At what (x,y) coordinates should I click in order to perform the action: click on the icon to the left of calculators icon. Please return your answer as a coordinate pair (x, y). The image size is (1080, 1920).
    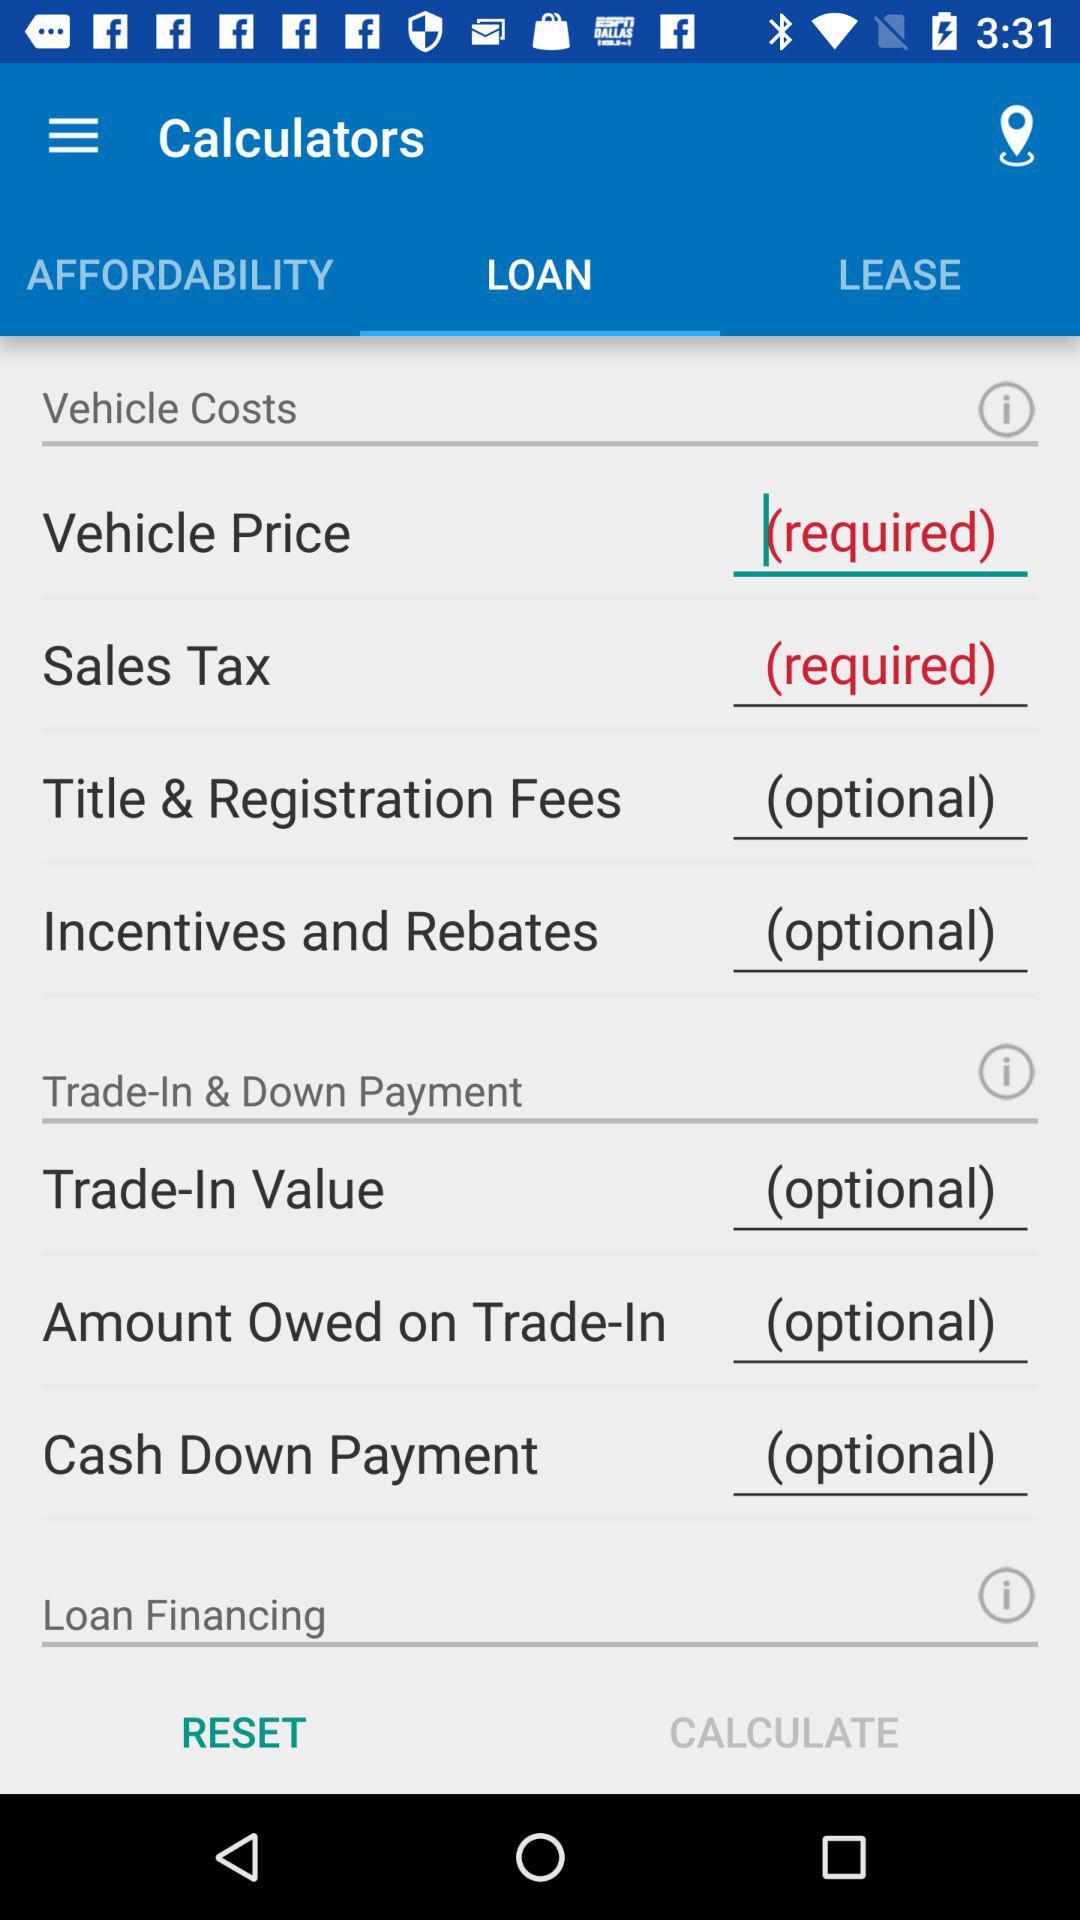
    Looking at the image, I should click on (72, 135).